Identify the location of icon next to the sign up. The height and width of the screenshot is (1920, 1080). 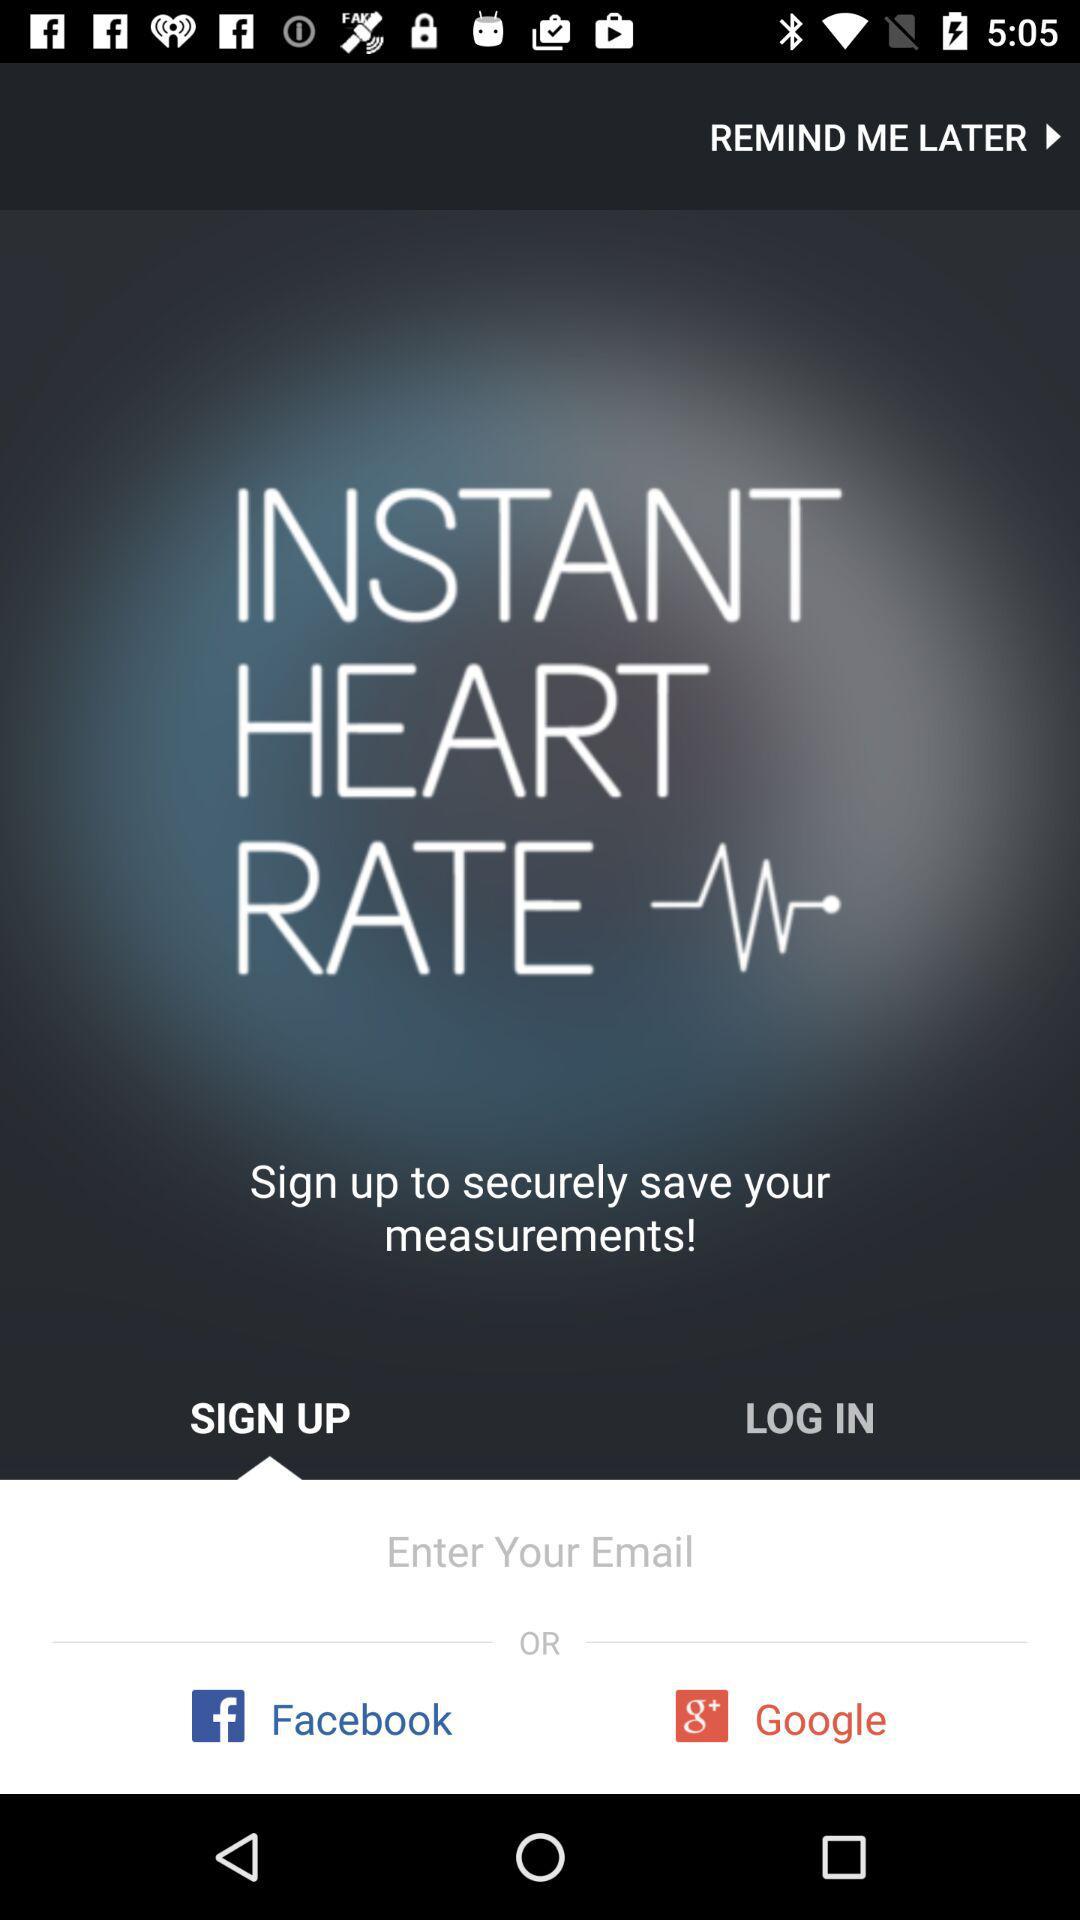
(810, 1415).